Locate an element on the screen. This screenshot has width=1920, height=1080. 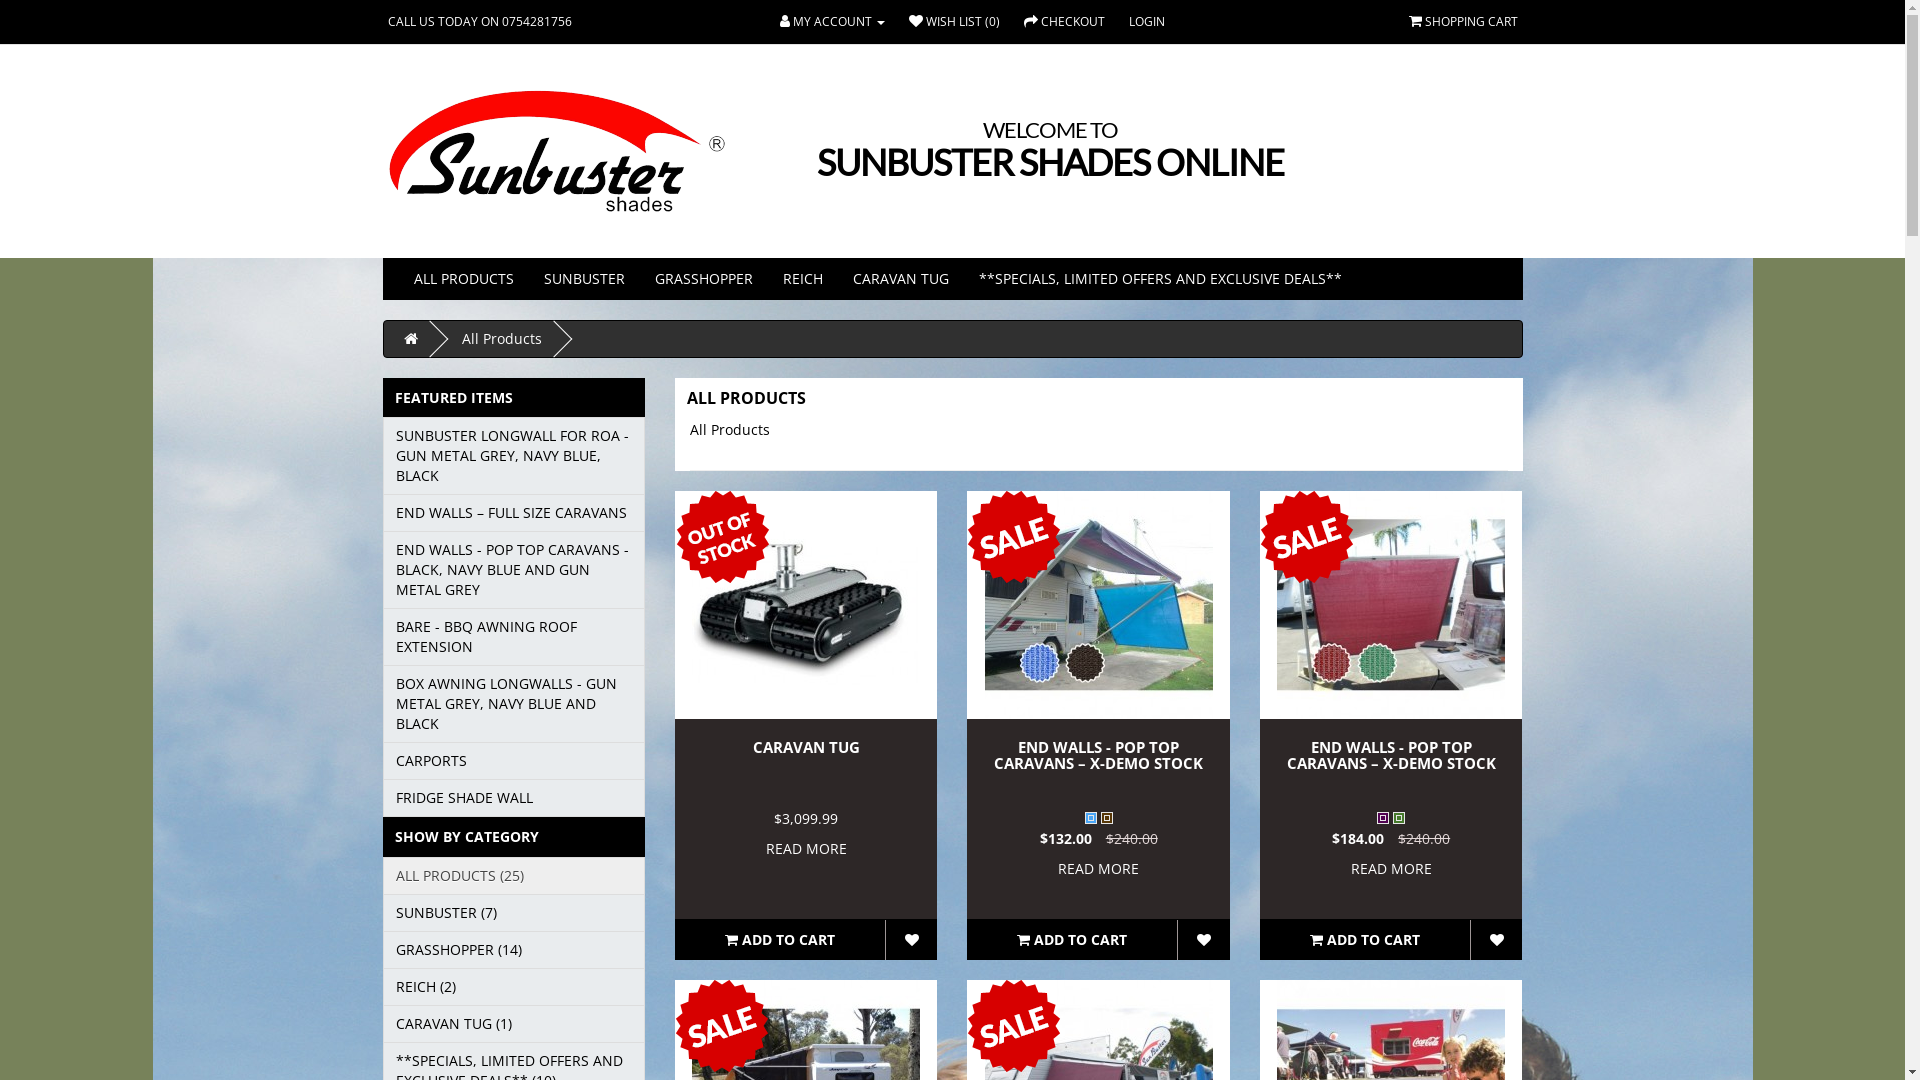
'Sunbuster Shades' is located at coordinates (556, 150).